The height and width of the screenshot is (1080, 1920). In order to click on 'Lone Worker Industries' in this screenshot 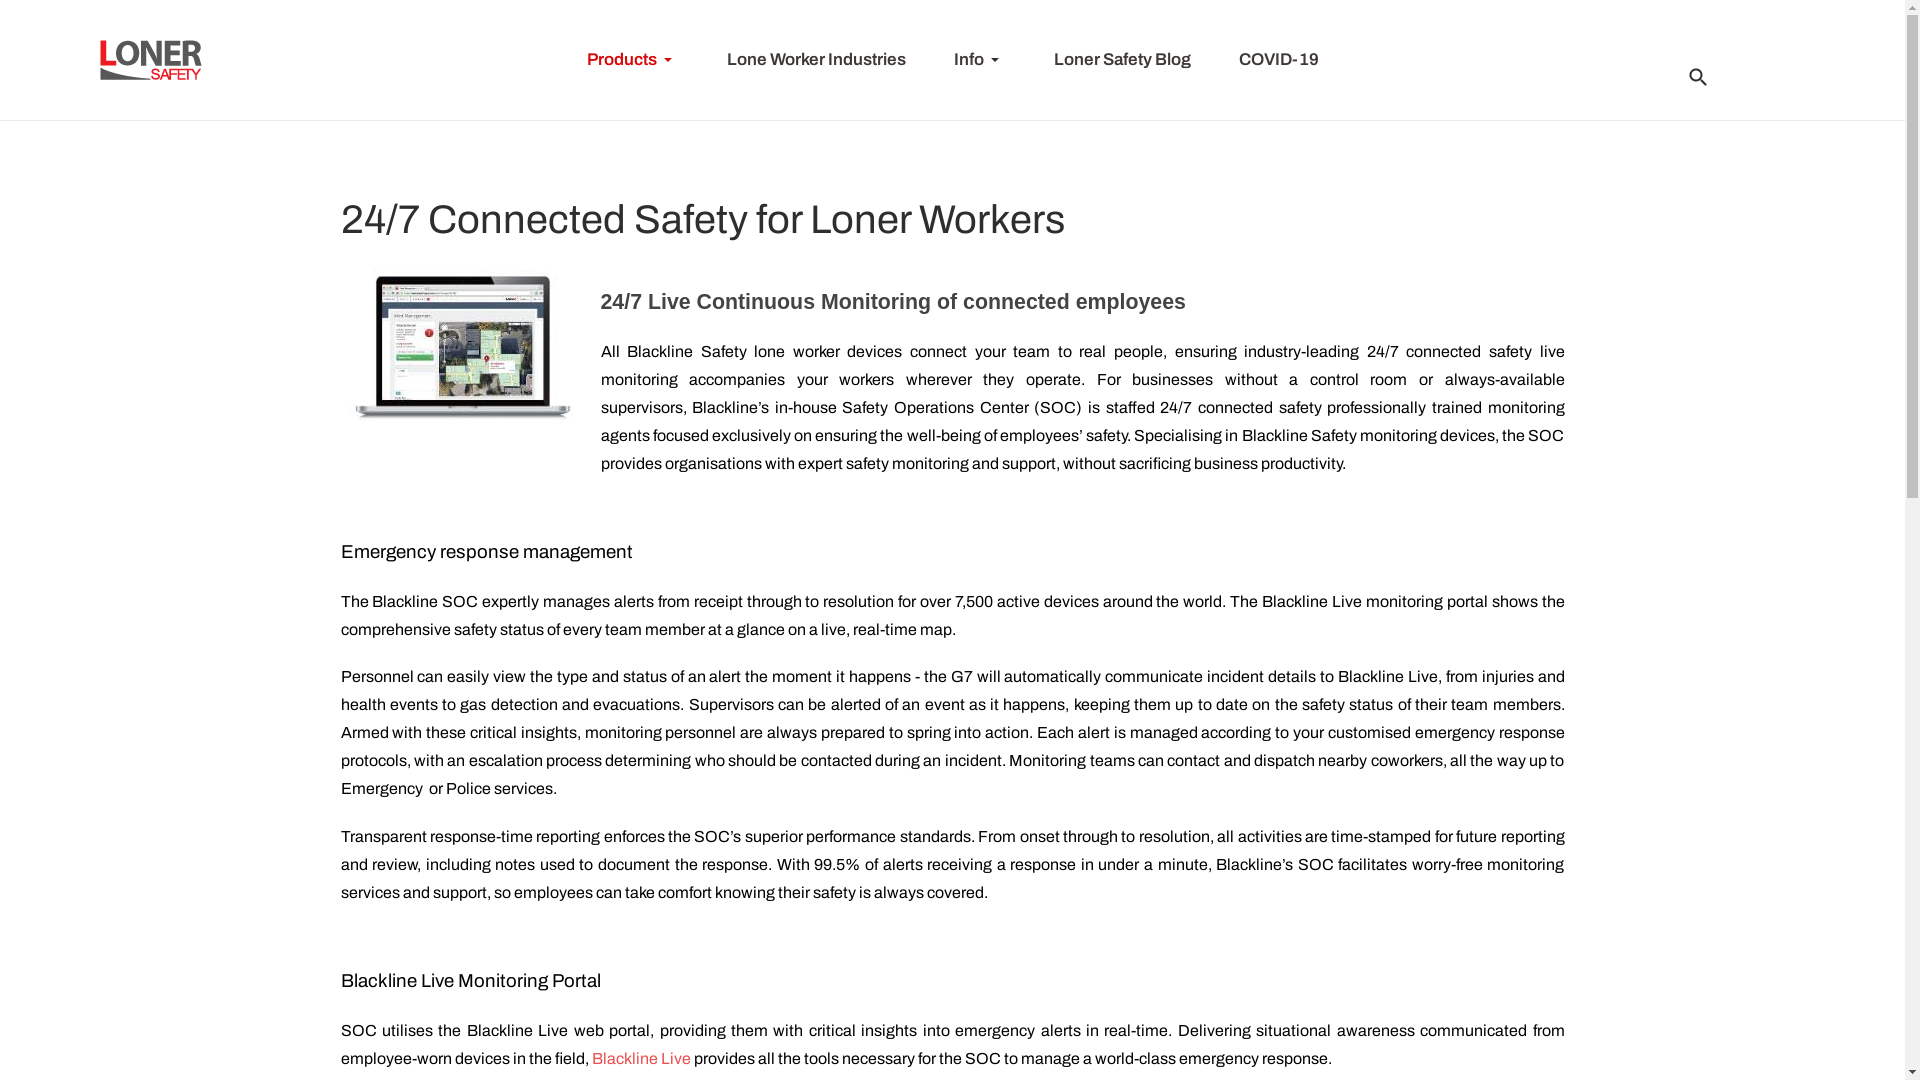, I will do `click(815, 59)`.